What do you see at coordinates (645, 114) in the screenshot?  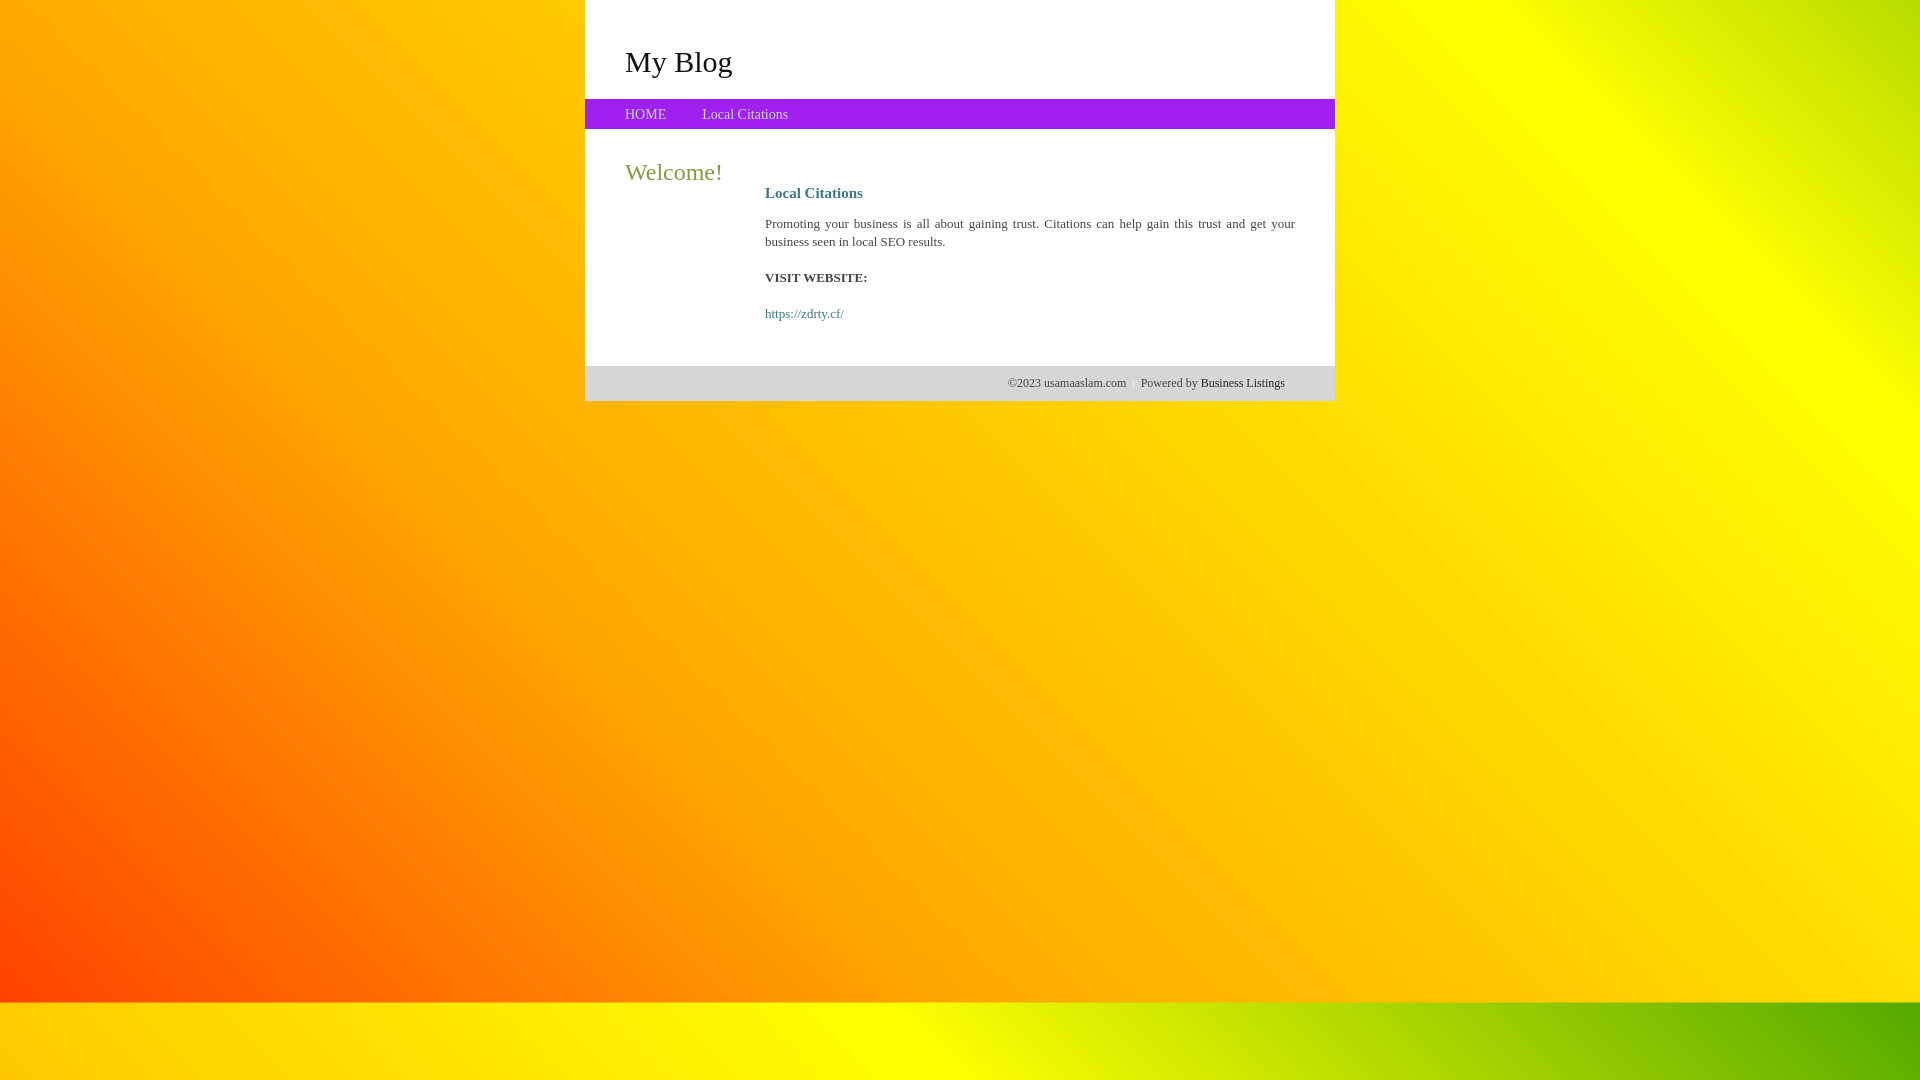 I see `'HOME'` at bounding box center [645, 114].